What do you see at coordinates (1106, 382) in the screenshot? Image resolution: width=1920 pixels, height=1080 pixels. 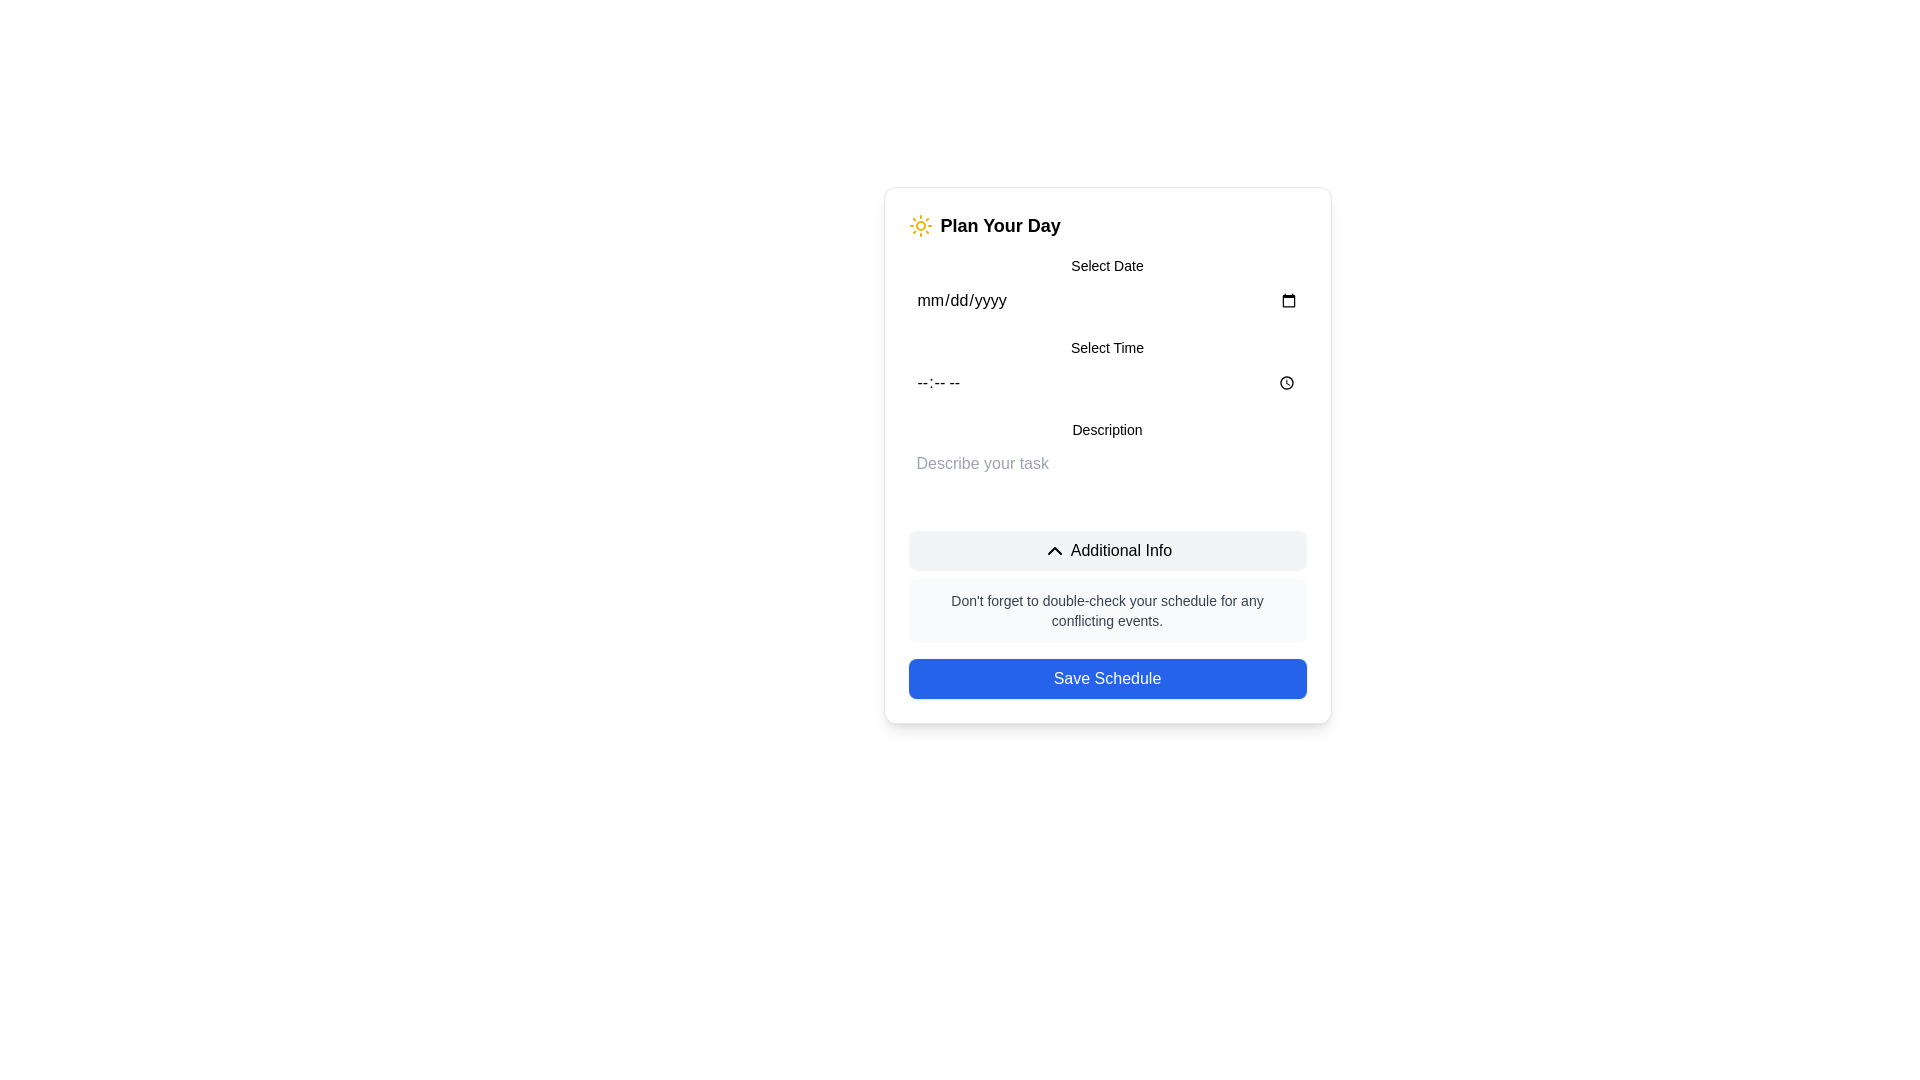 I see `a time from the dropdown menu located in the Time input field beneath the 'Select Time' label` at bounding box center [1106, 382].